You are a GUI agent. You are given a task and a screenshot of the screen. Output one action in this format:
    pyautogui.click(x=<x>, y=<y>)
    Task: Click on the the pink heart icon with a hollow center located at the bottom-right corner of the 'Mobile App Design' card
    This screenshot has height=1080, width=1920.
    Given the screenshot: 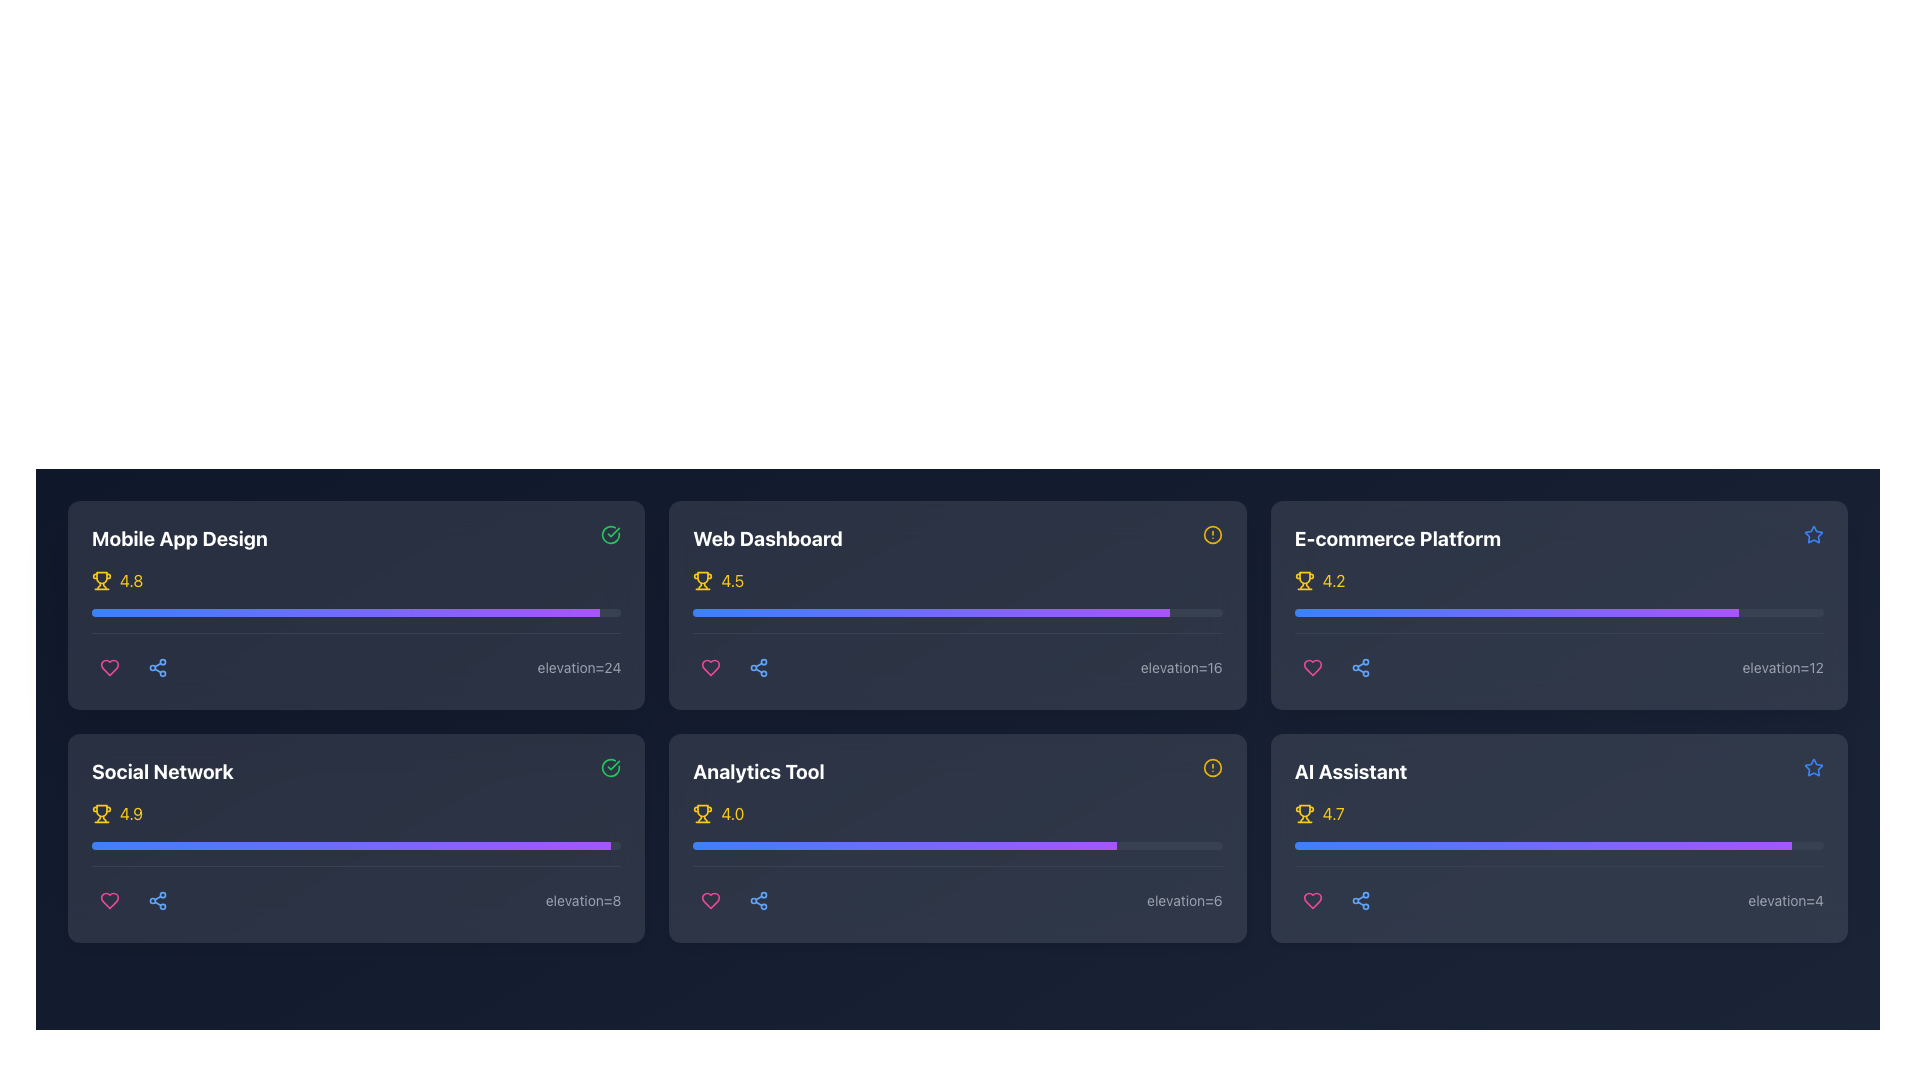 What is the action you would take?
    pyautogui.click(x=109, y=667)
    